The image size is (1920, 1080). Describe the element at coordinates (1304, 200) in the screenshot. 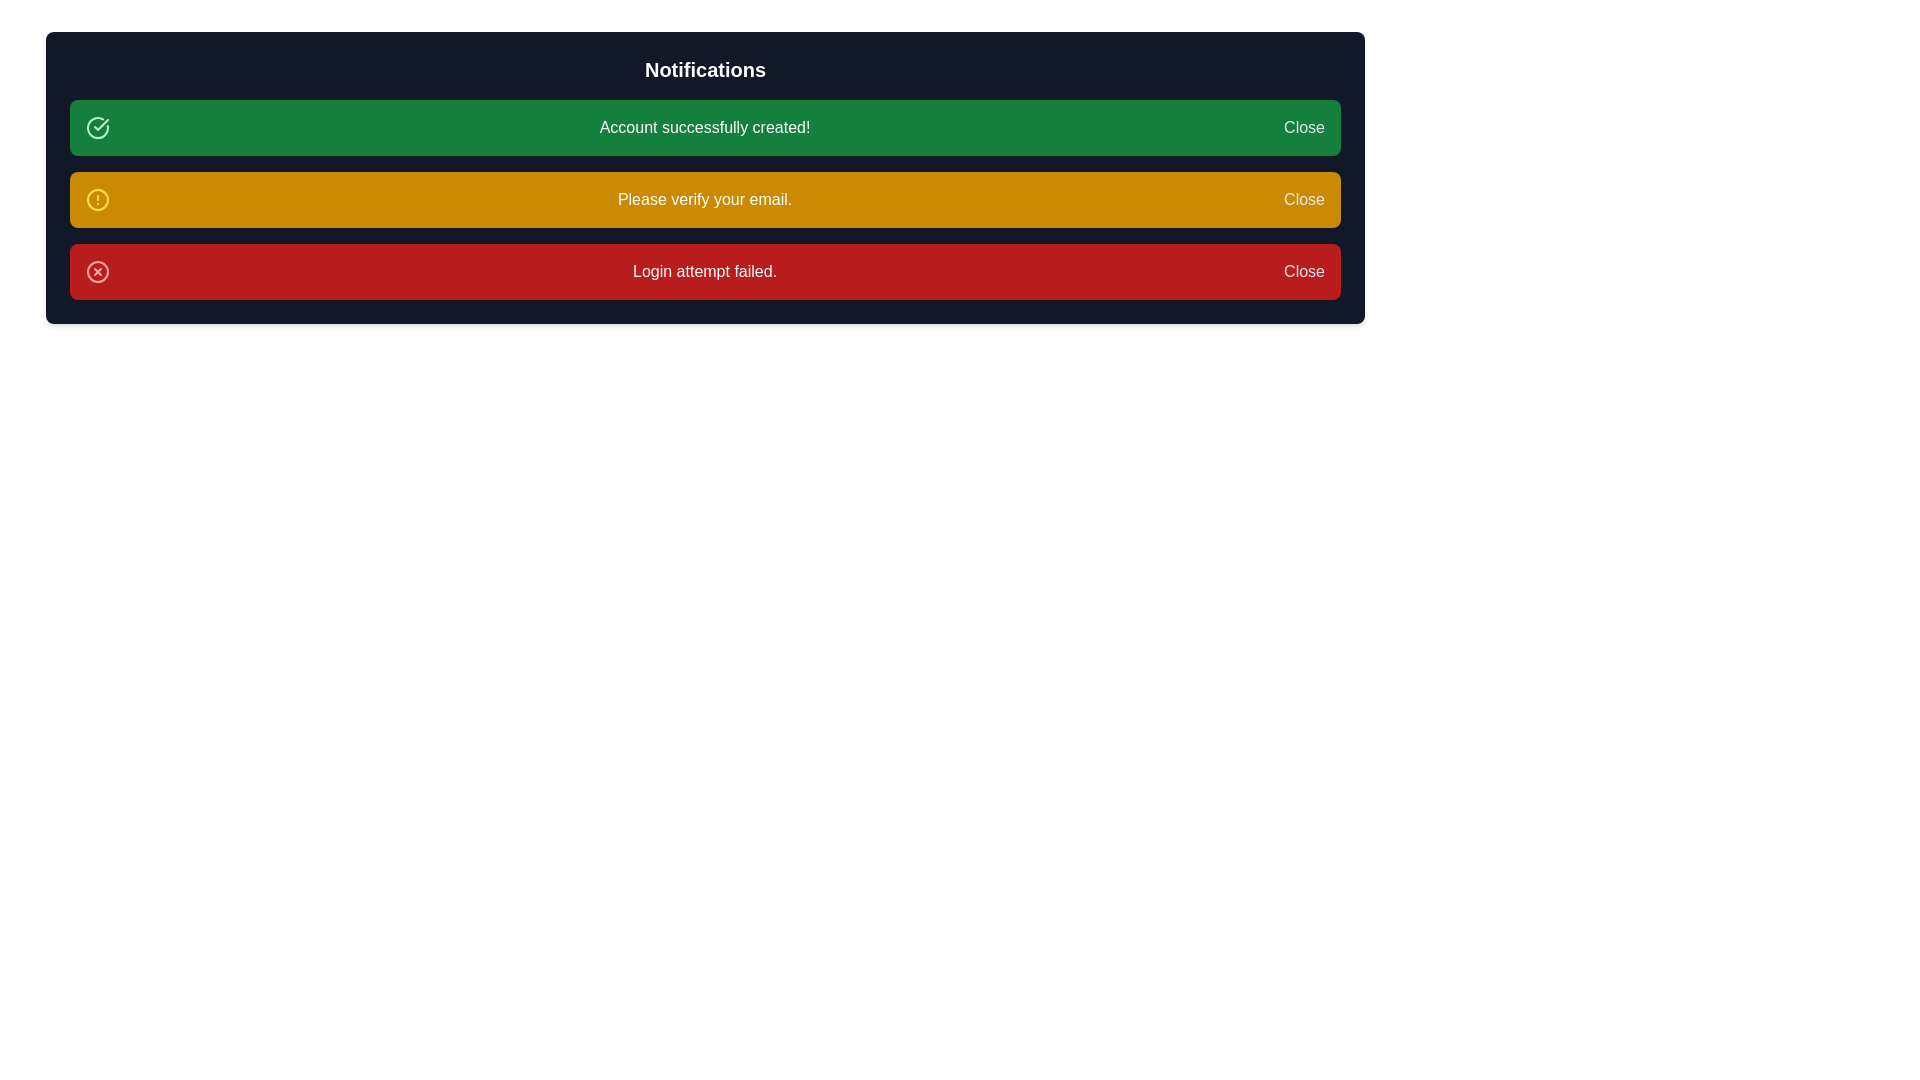

I see `the 'Close' button located at the far right side of the notification panel with a yellow background` at that location.